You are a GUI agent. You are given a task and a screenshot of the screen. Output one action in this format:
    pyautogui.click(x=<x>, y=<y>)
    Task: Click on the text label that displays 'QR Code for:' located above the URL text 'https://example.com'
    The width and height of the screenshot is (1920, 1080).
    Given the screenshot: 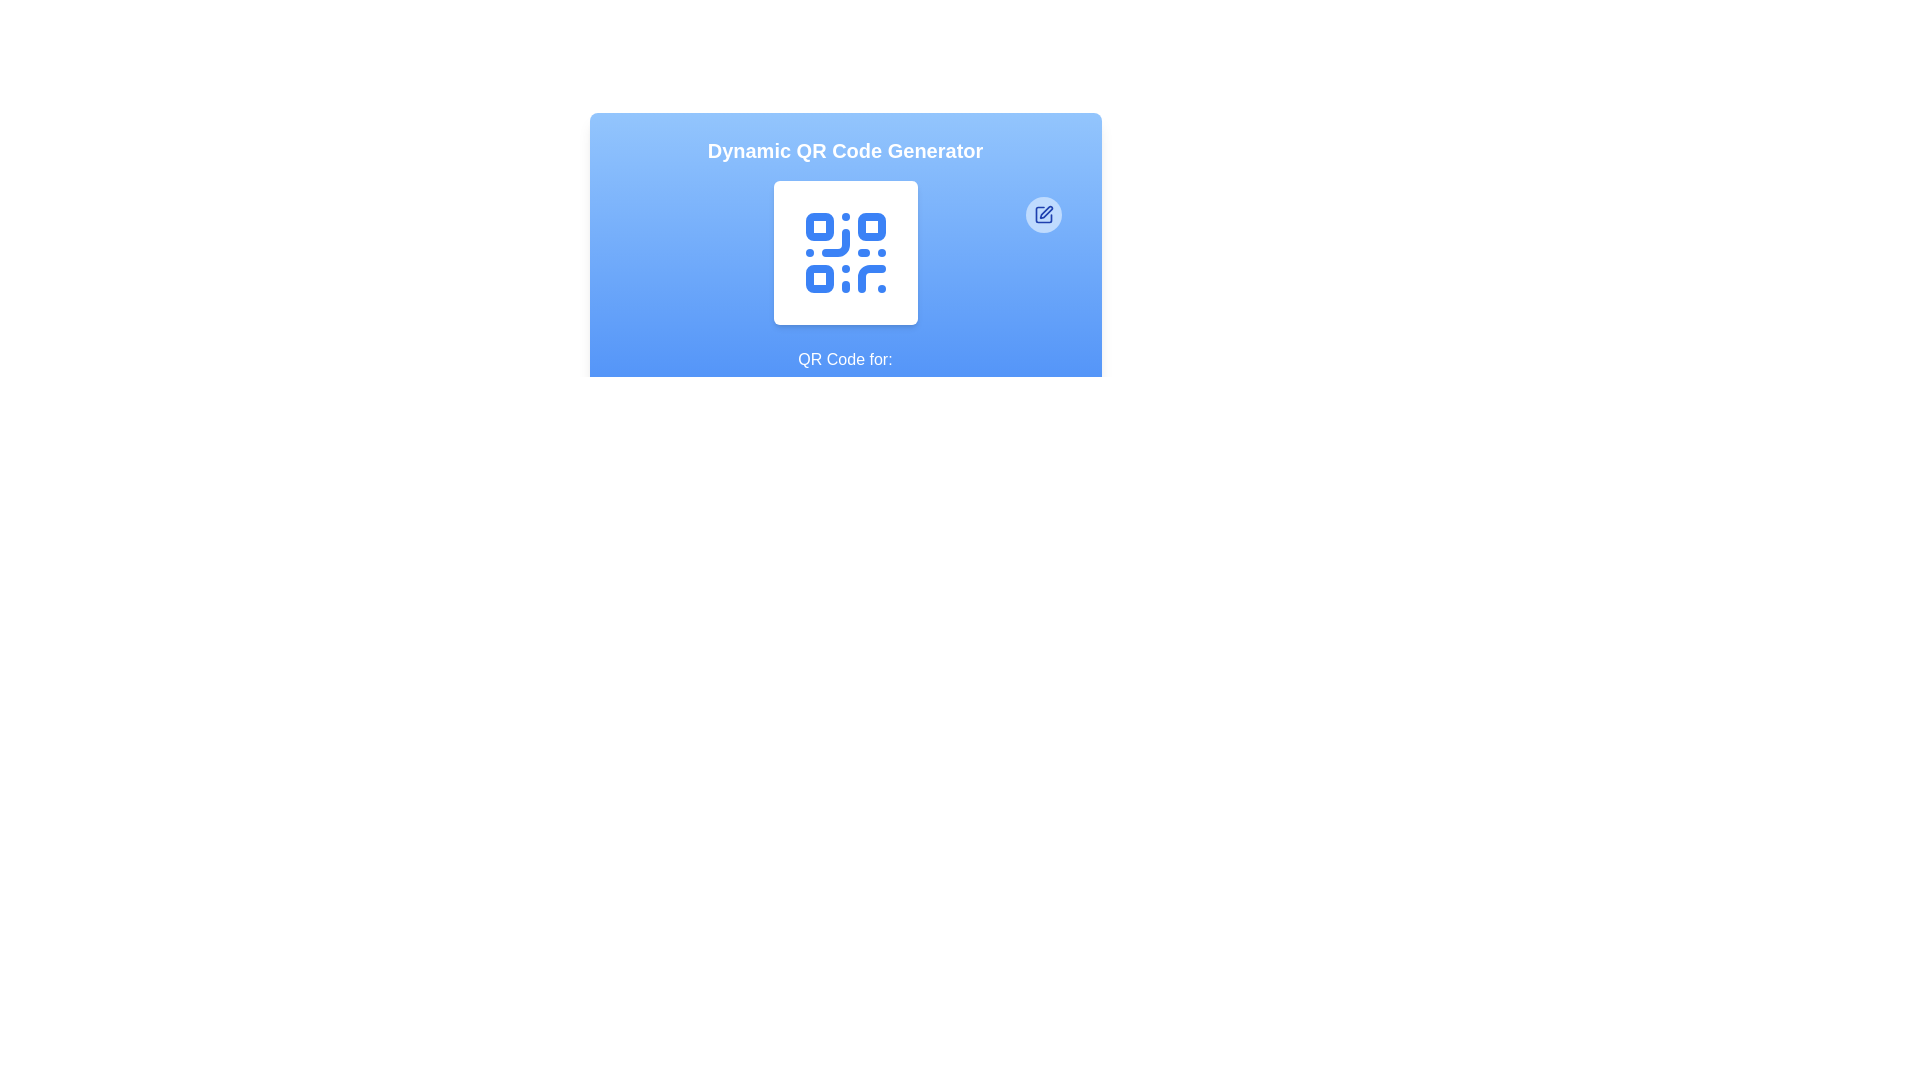 What is the action you would take?
    pyautogui.click(x=845, y=358)
    